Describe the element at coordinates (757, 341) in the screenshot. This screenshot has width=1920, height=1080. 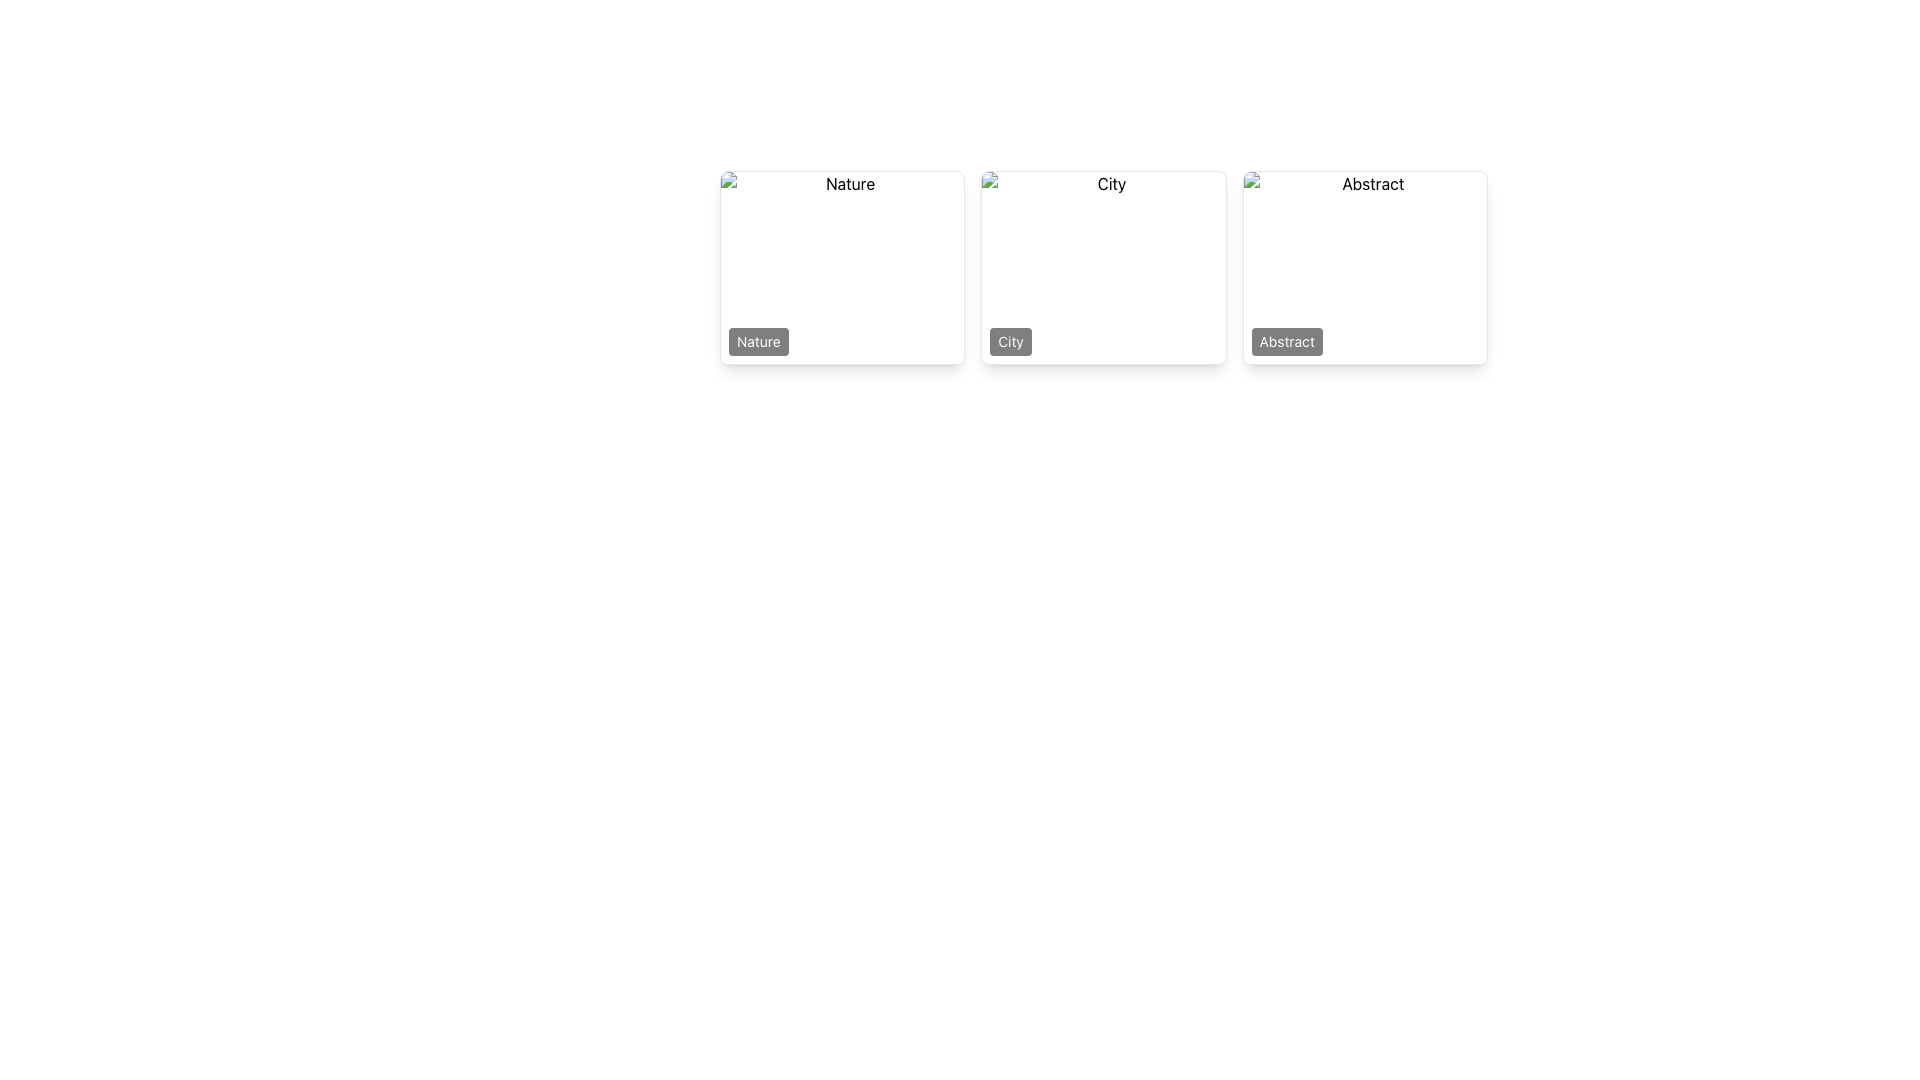
I see `informational label text 'Nature' displayed in a small, rounded rectangle with a black background and 50% transparency, located at the bottom-left corner of the card labeled 'Nature'` at that location.